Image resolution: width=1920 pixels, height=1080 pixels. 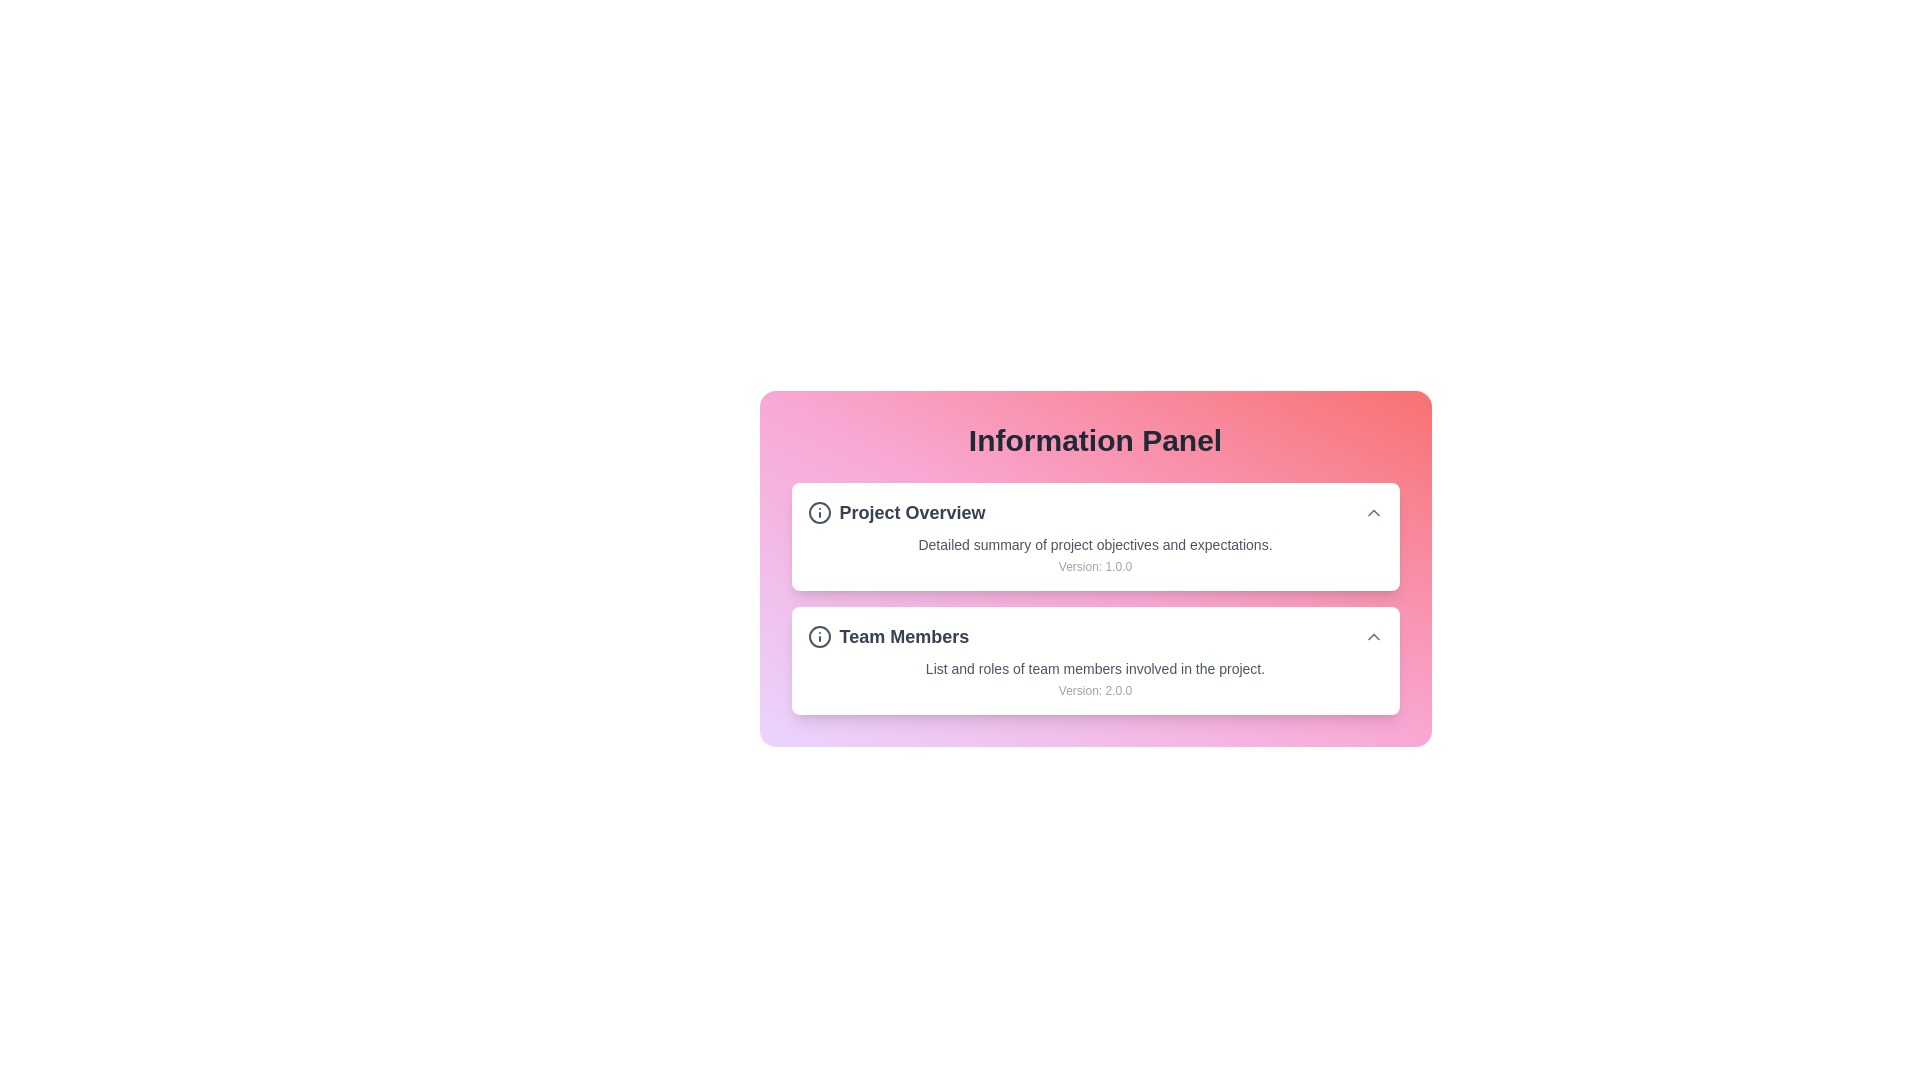 I want to click on the Text label that serves as a header for the project objectives, located in the top card of the panel, so click(x=911, y=512).